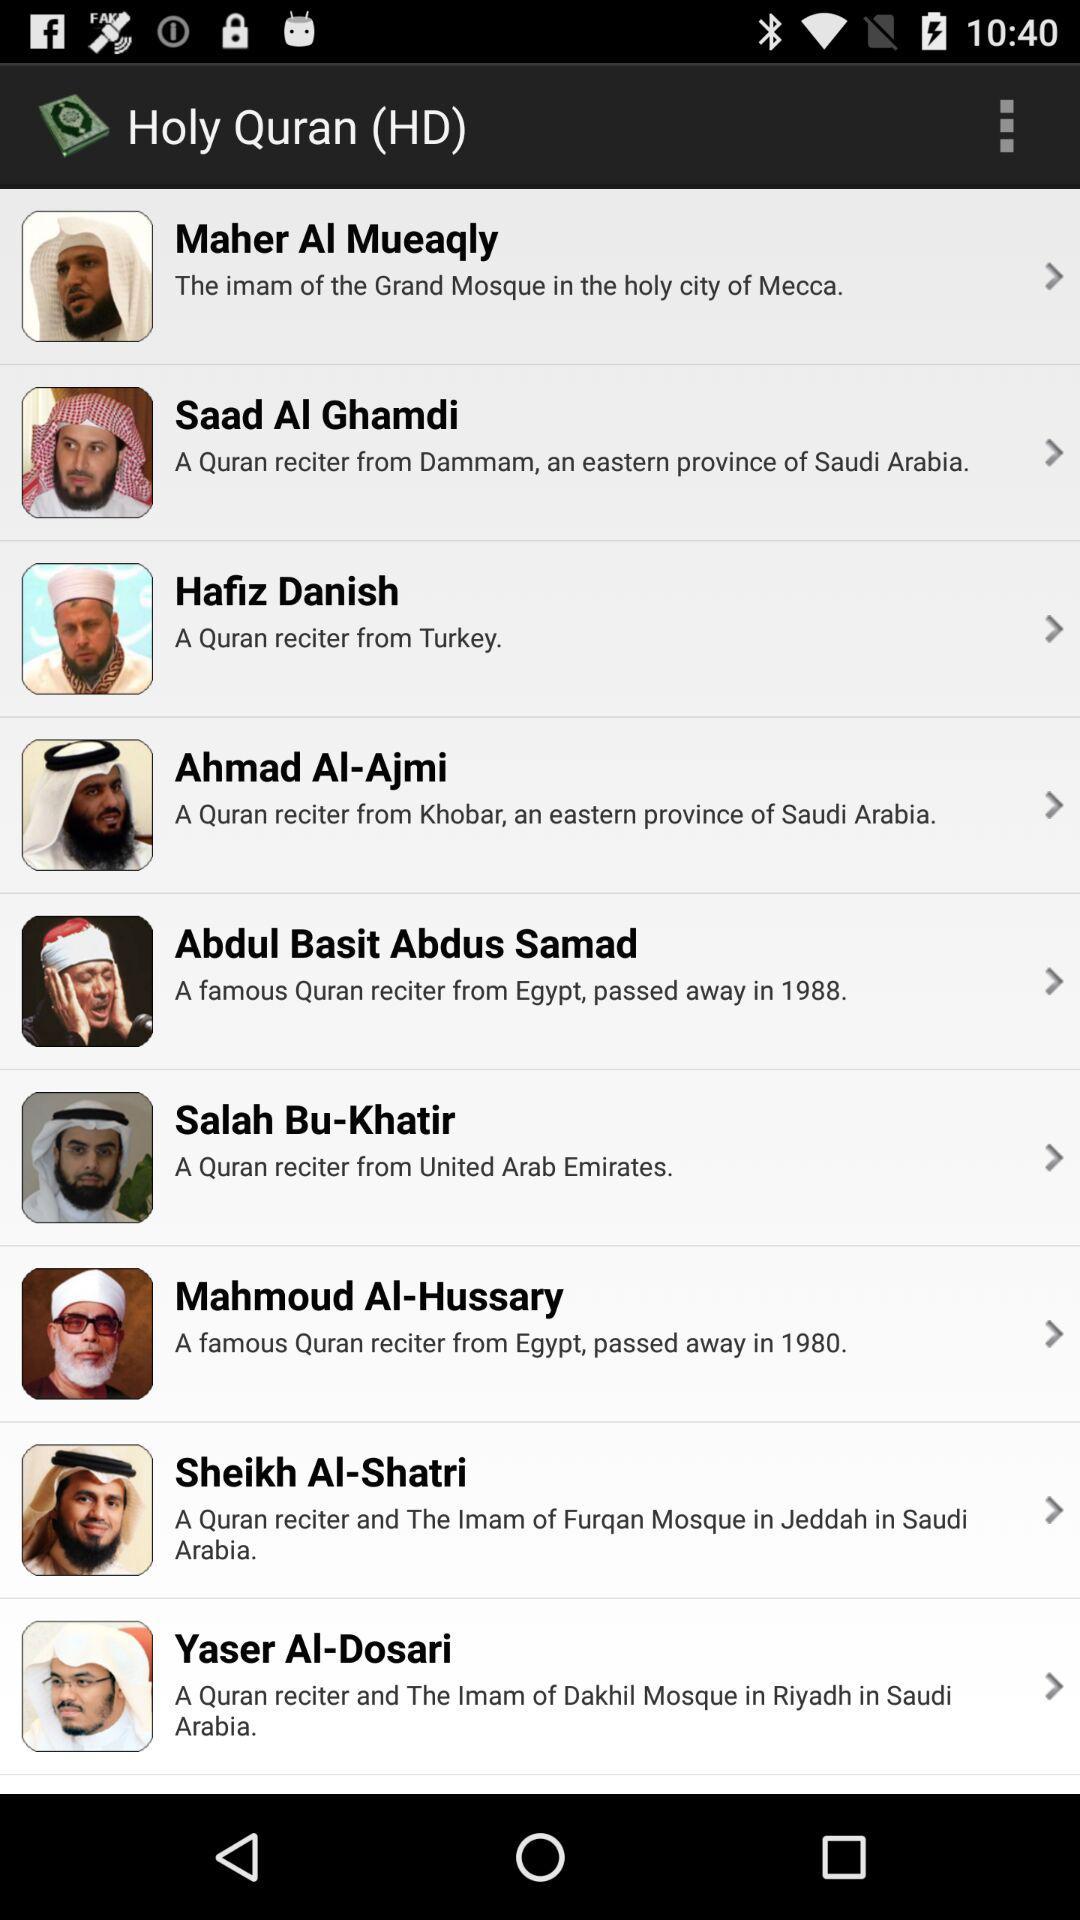  I want to click on the app next to a quran reciter item, so click(1051, 805).